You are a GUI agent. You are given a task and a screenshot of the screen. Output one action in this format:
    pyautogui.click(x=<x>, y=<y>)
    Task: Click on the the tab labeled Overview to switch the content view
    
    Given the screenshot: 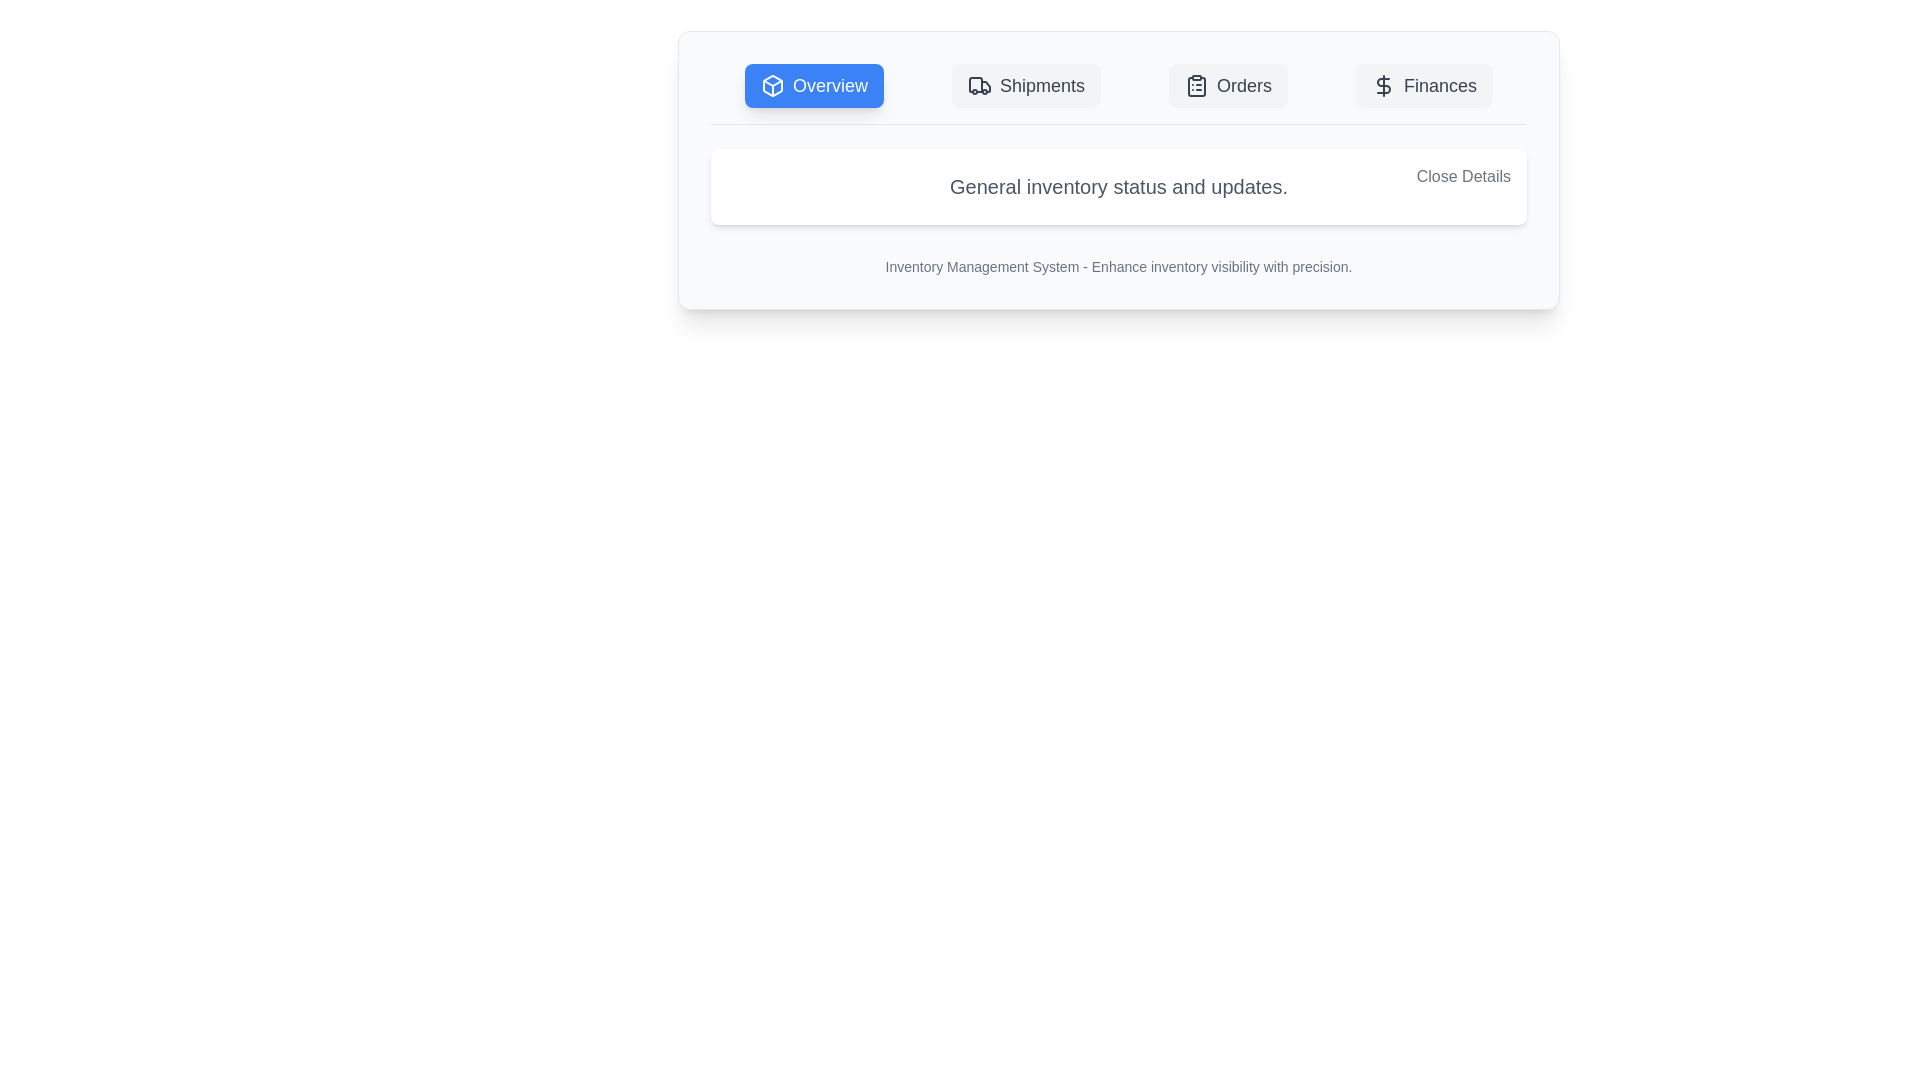 What is the action you would take?
    pyautogui.click(x=814, y=84)
    